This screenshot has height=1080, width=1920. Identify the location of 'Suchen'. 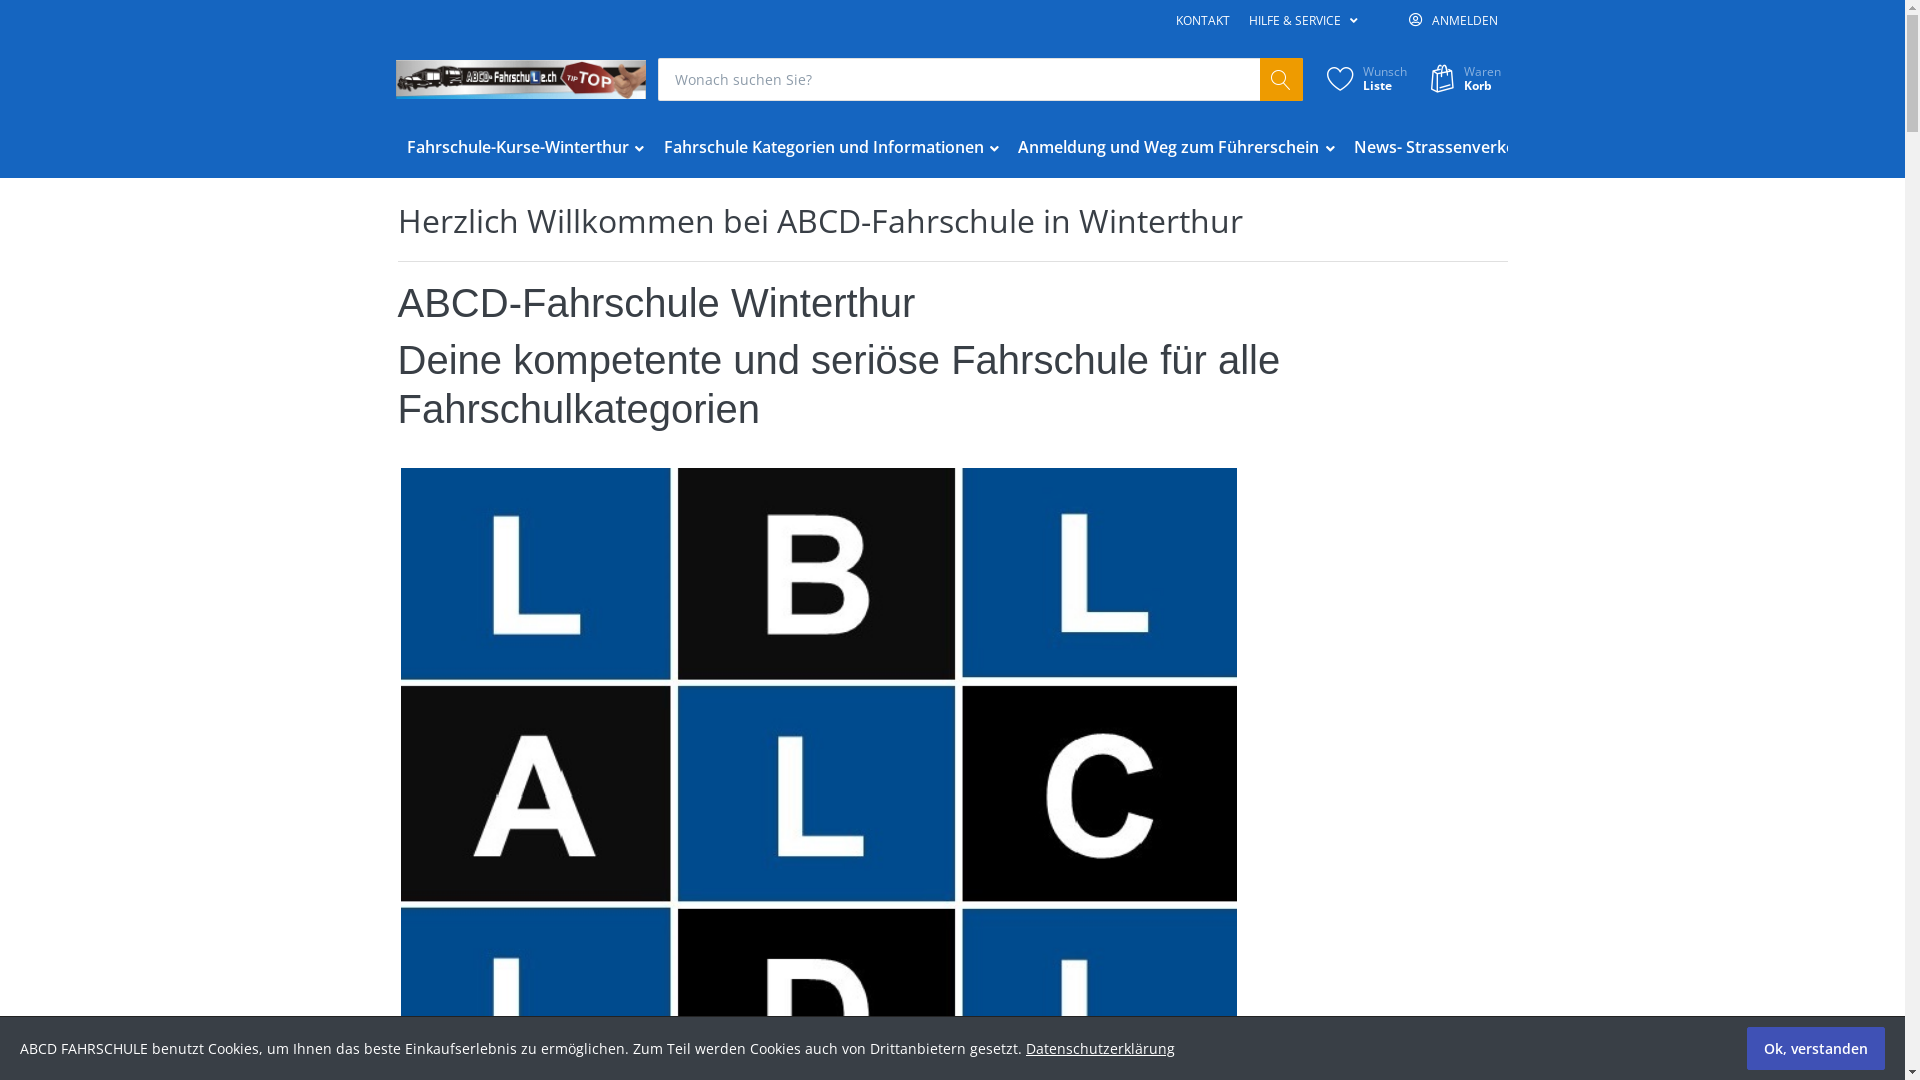
(1258, 78).